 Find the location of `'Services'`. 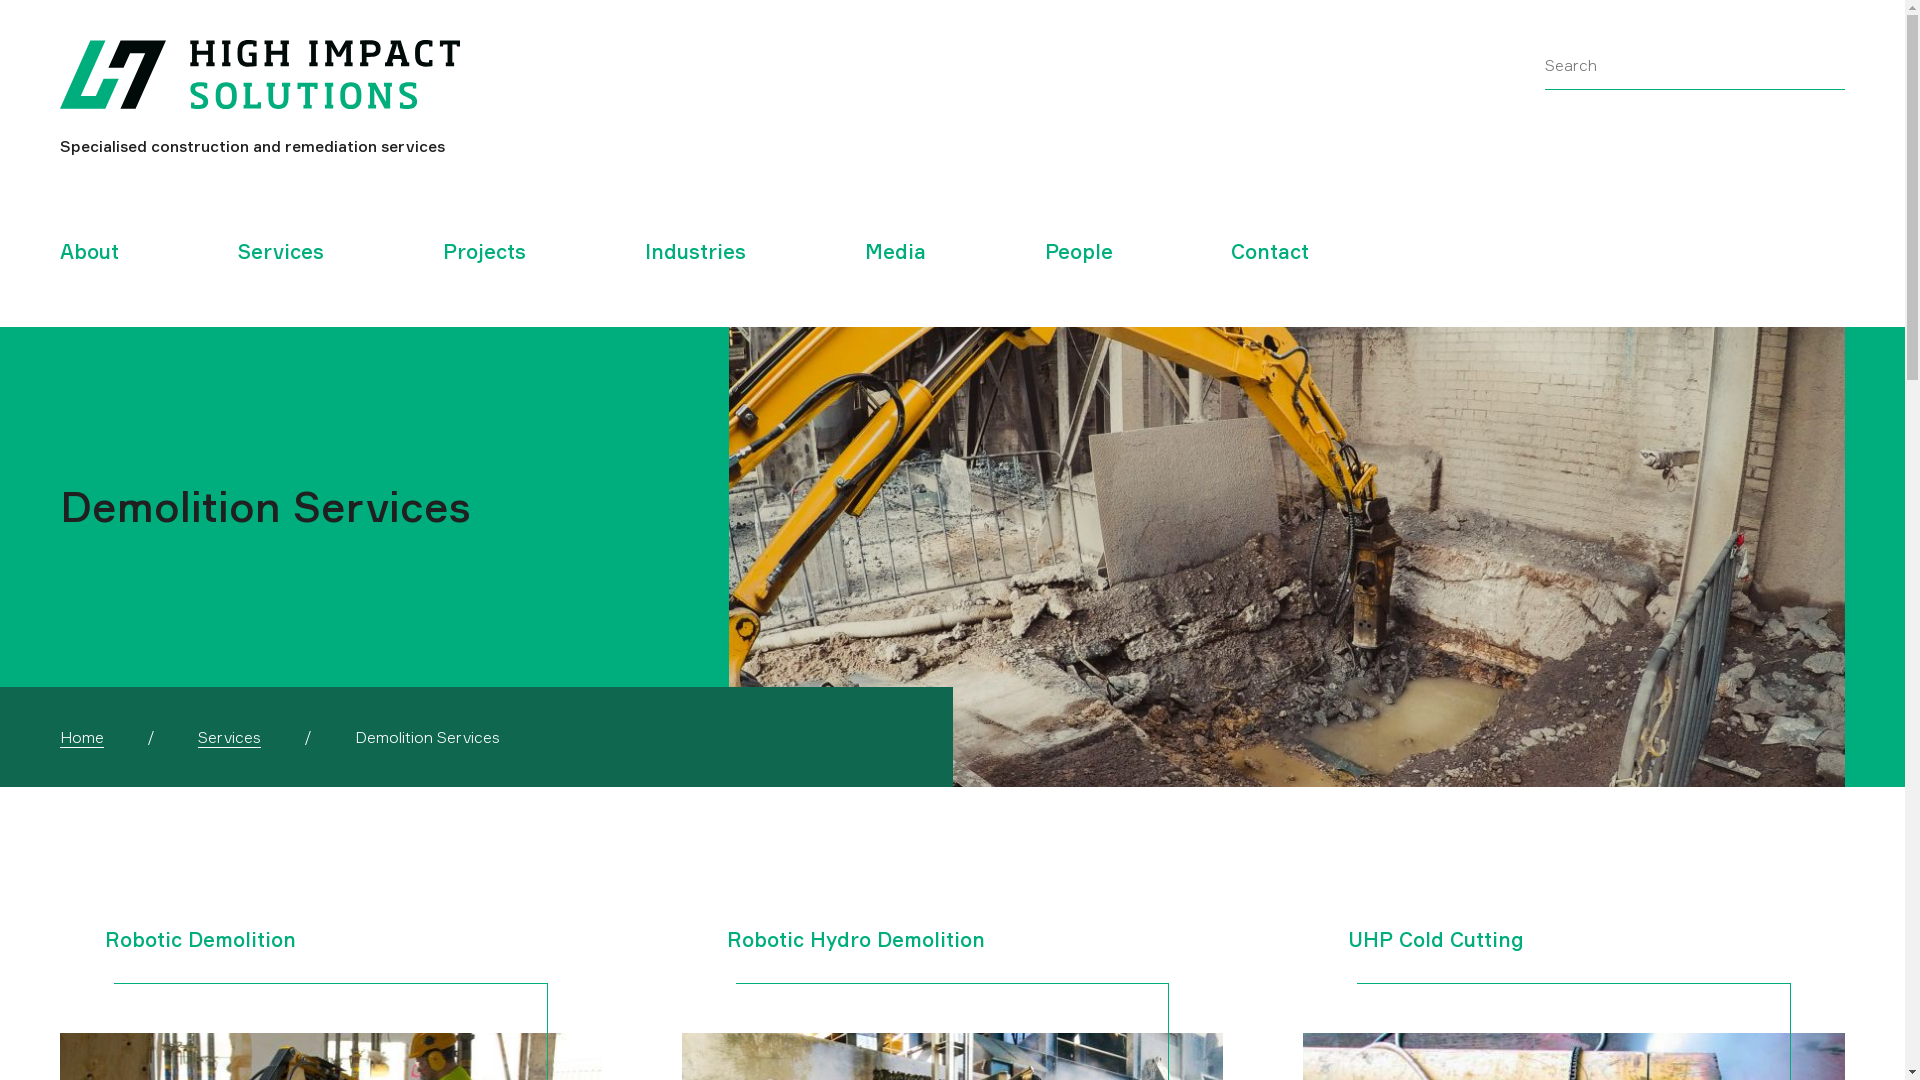

'Services' is located at coordinates (280, 250).